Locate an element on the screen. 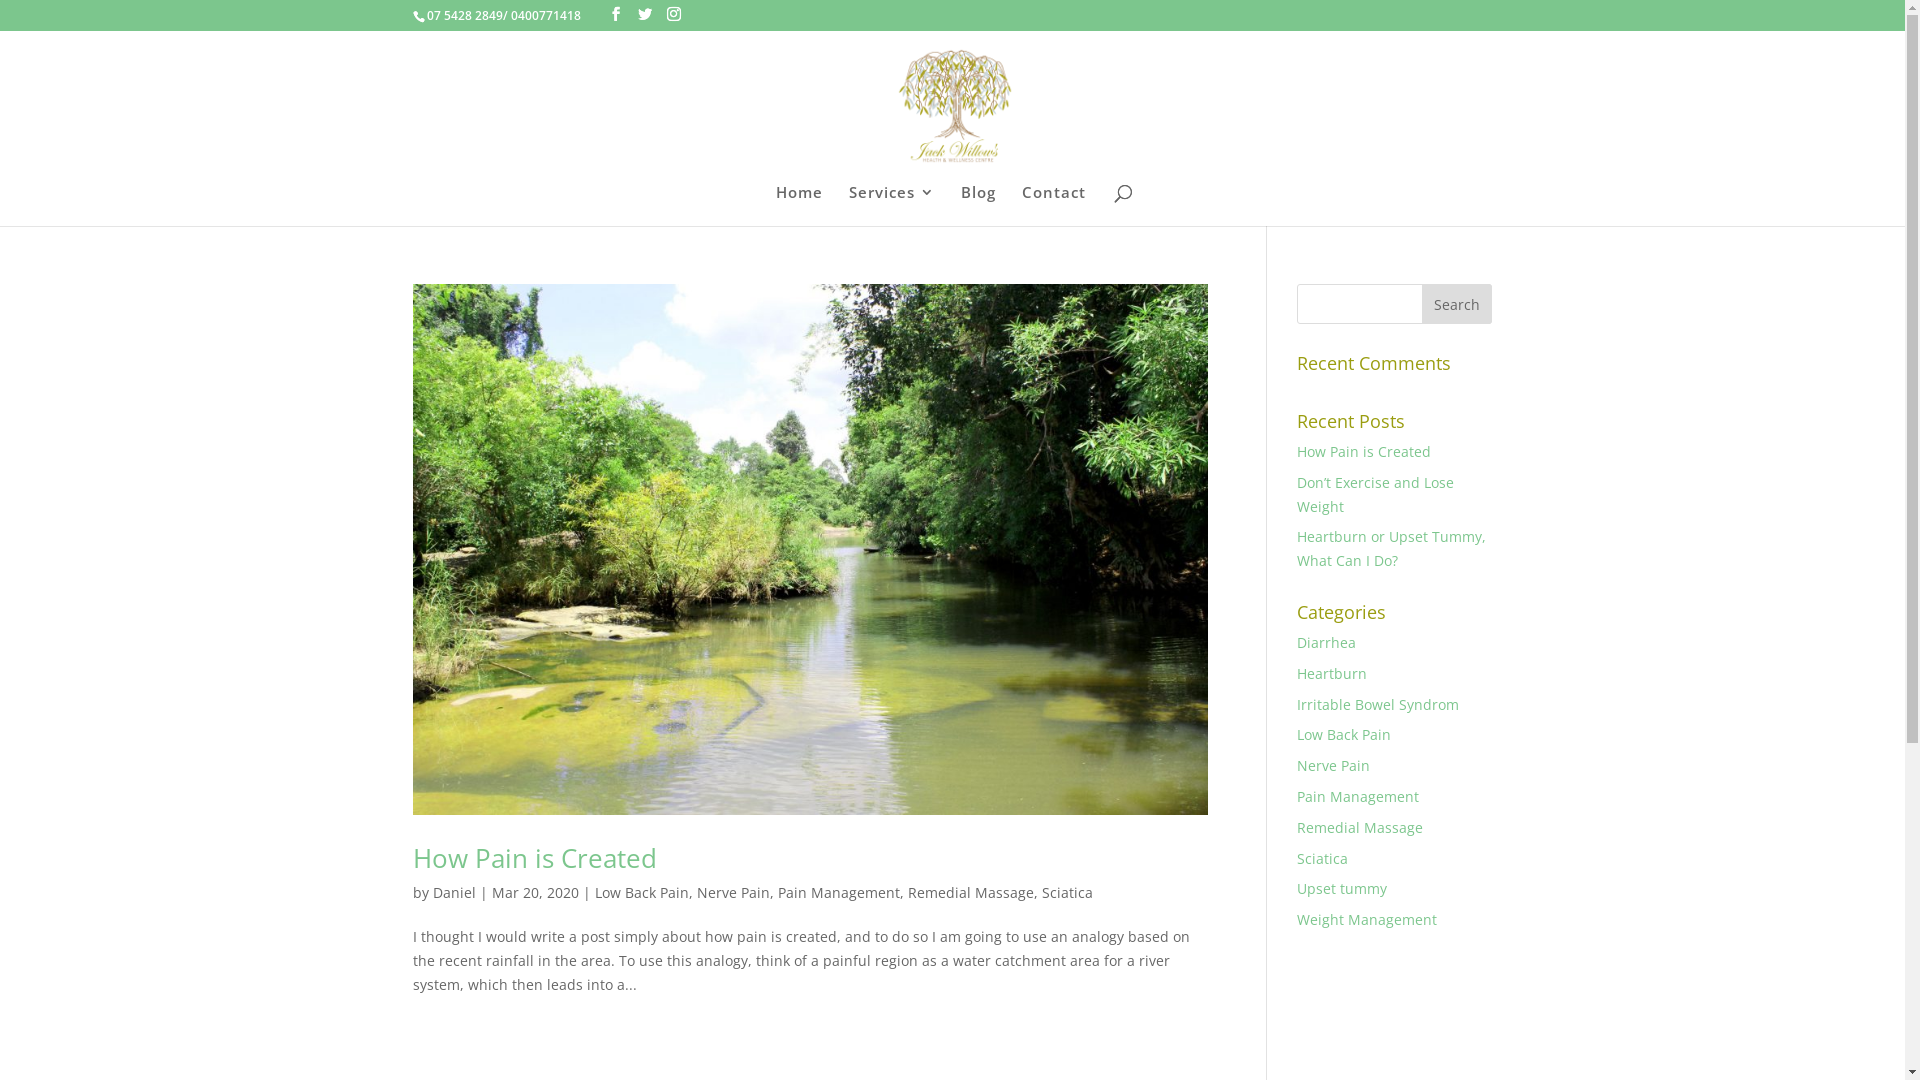 This screenshot has width=1920, height=1080. 'Weight Management' is located at coordinates (1296, 919).